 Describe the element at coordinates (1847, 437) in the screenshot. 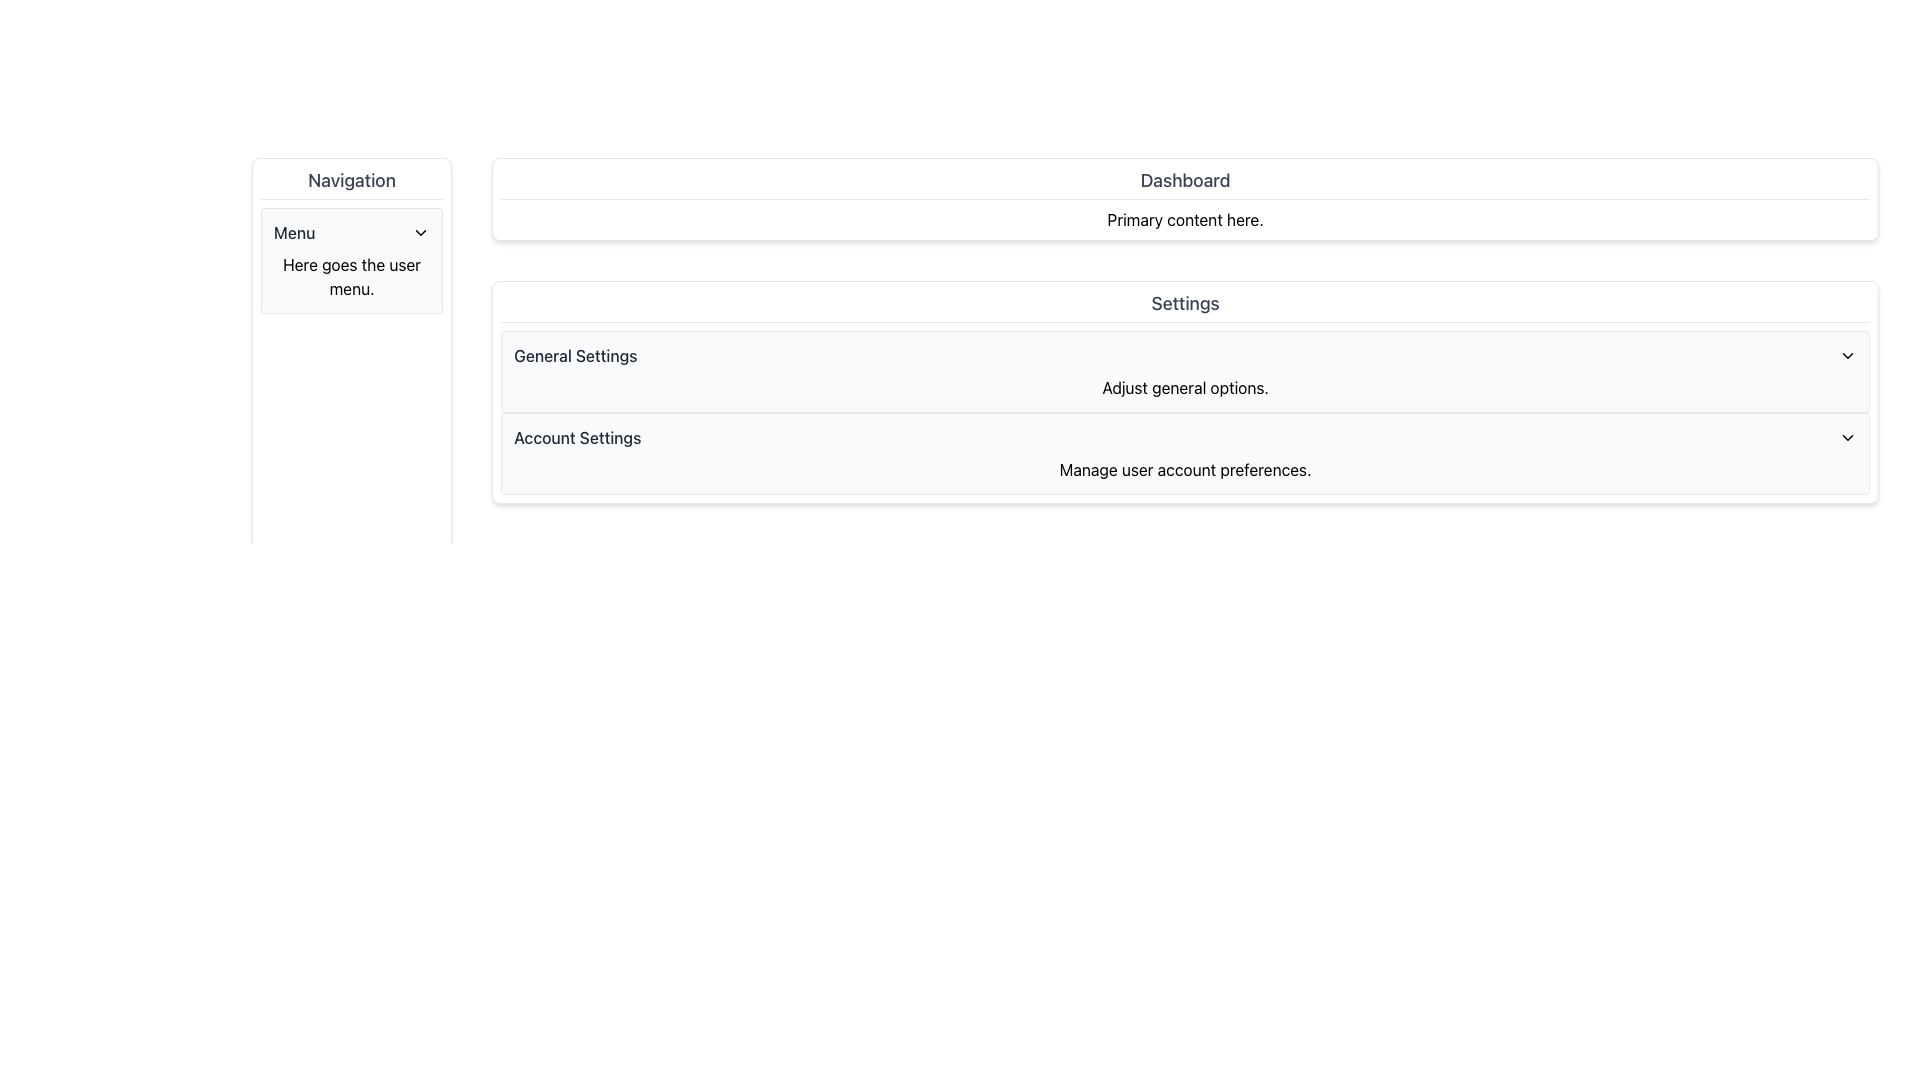

I see `the downward-pointing chevron icon used for expanding or collapsing the section associated with 'Account Settings'` at that location.